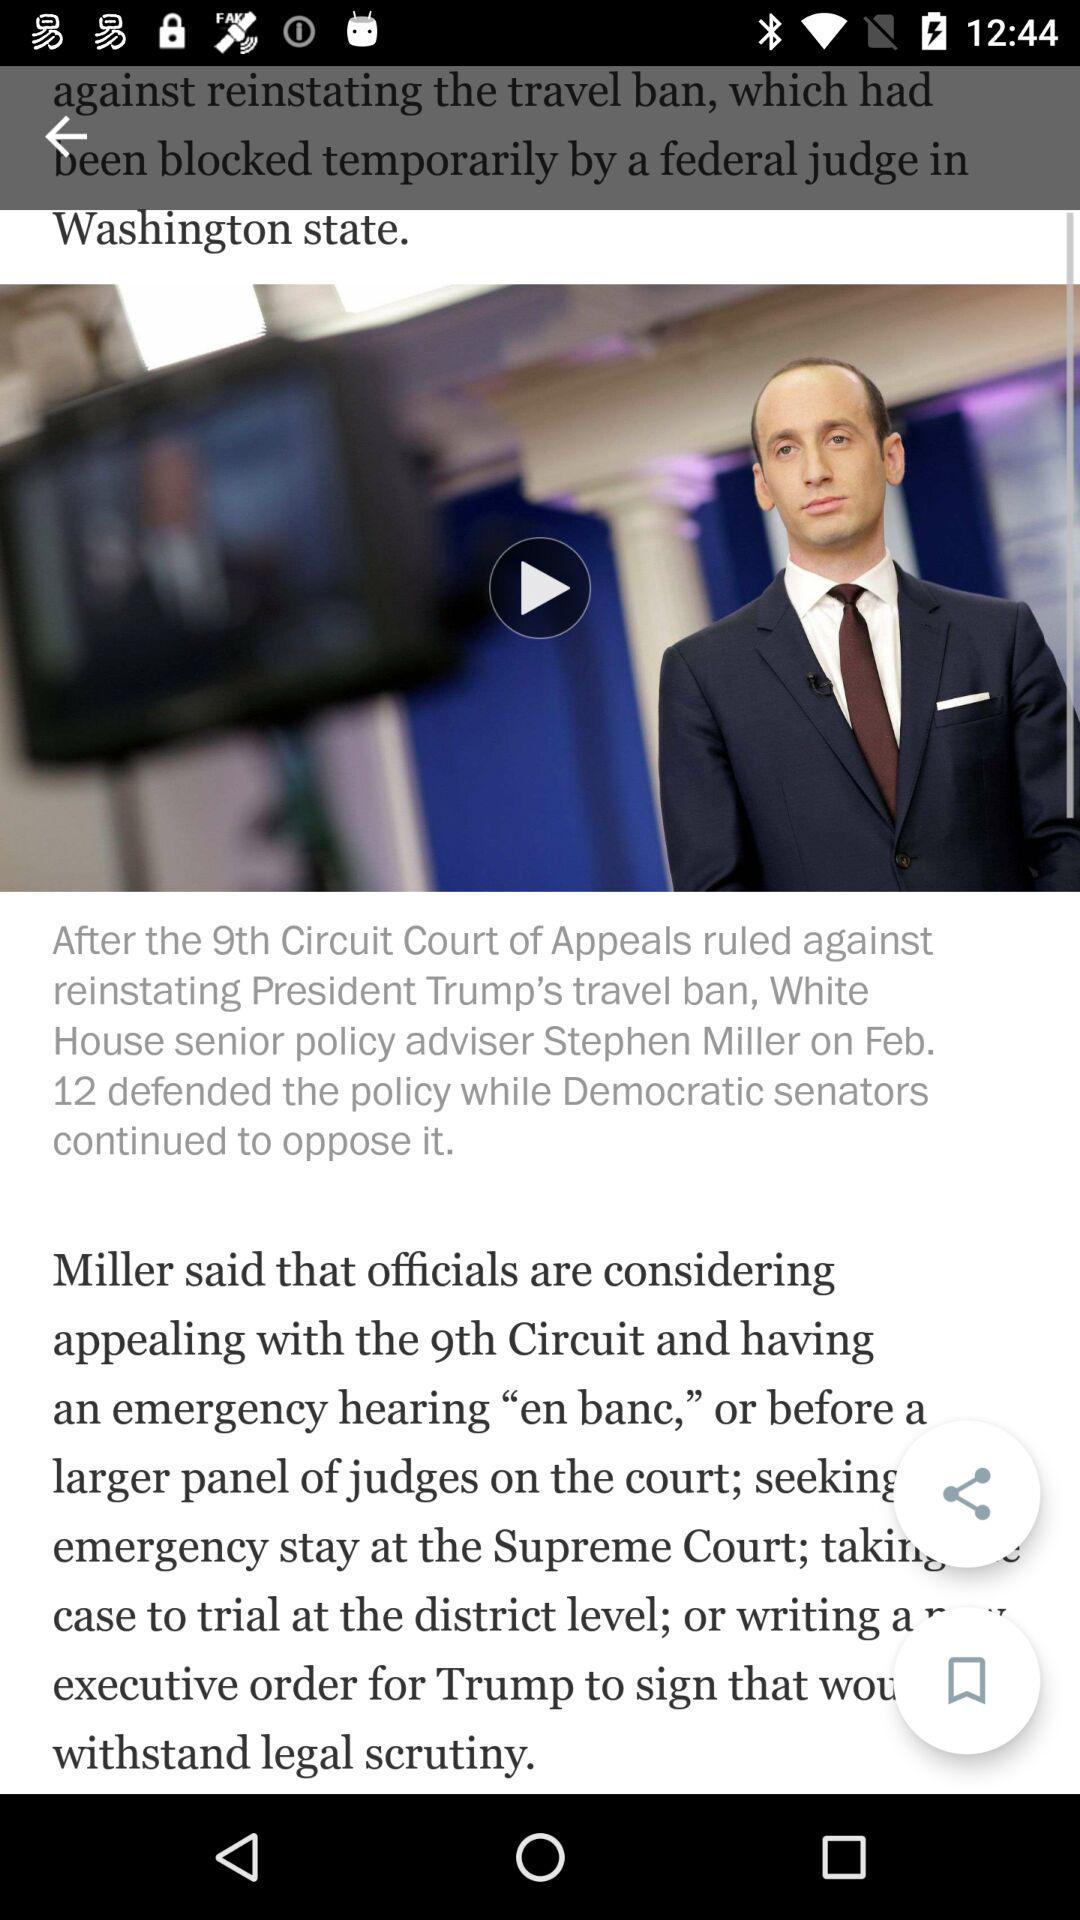  Describe the element at coordinates (965, 1680) in the screenshot. I see `the bookmark icon` at that location.